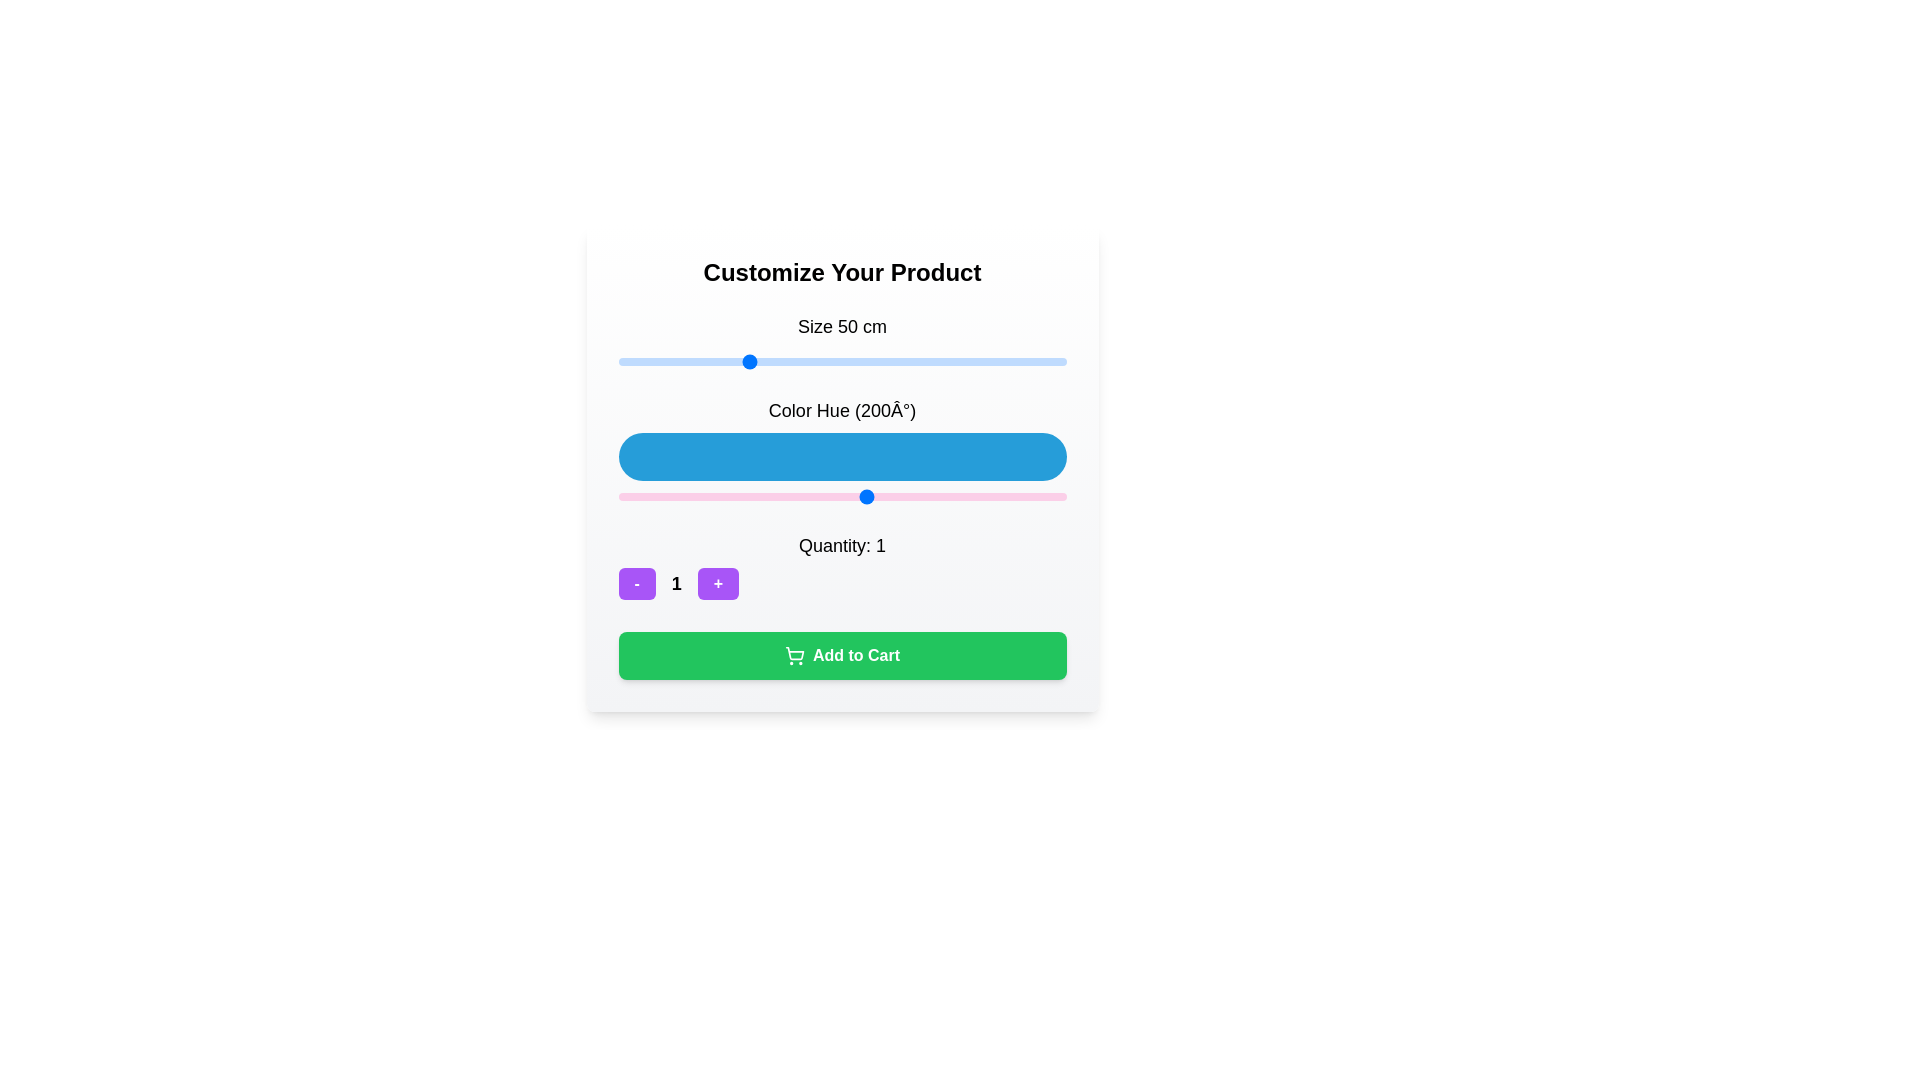 This screenshot has height=1080, width=1920. I want to click on the size, so click(905, 362).